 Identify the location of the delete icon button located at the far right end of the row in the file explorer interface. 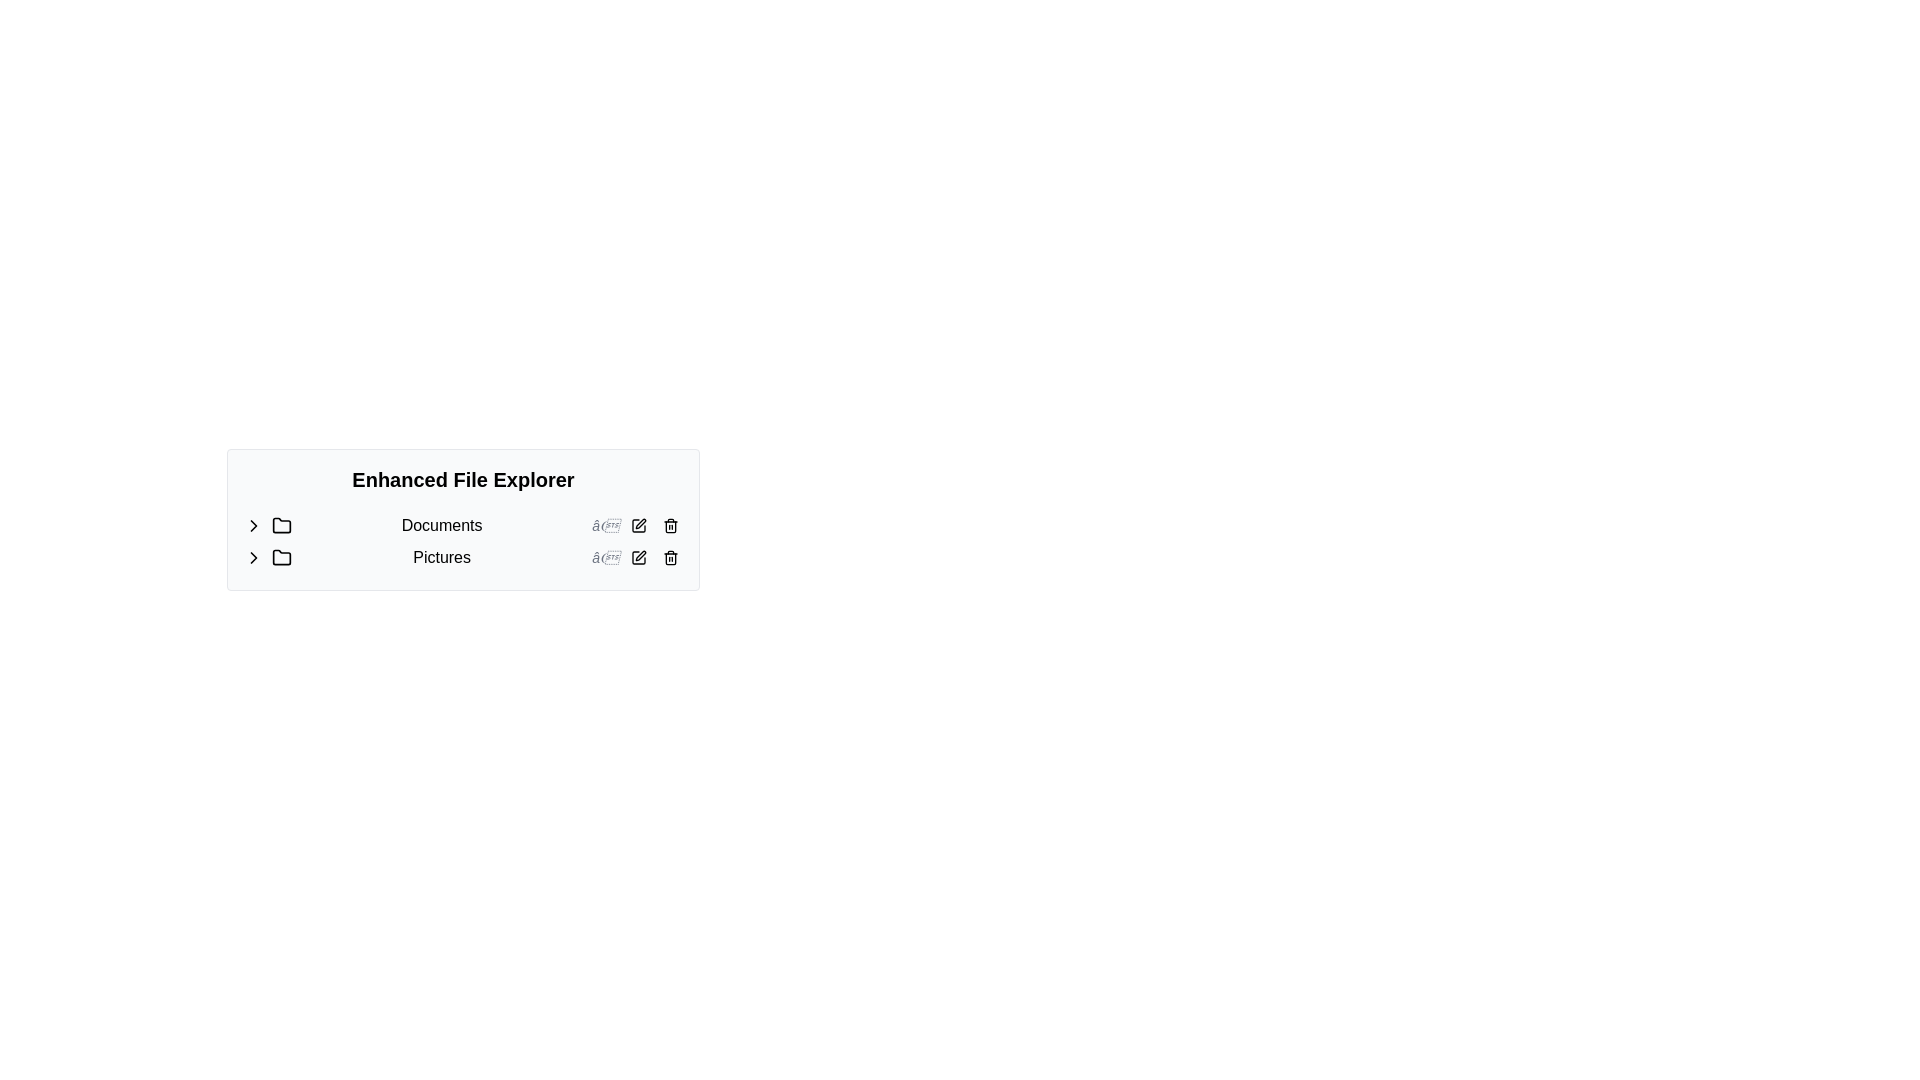
(671, 524).